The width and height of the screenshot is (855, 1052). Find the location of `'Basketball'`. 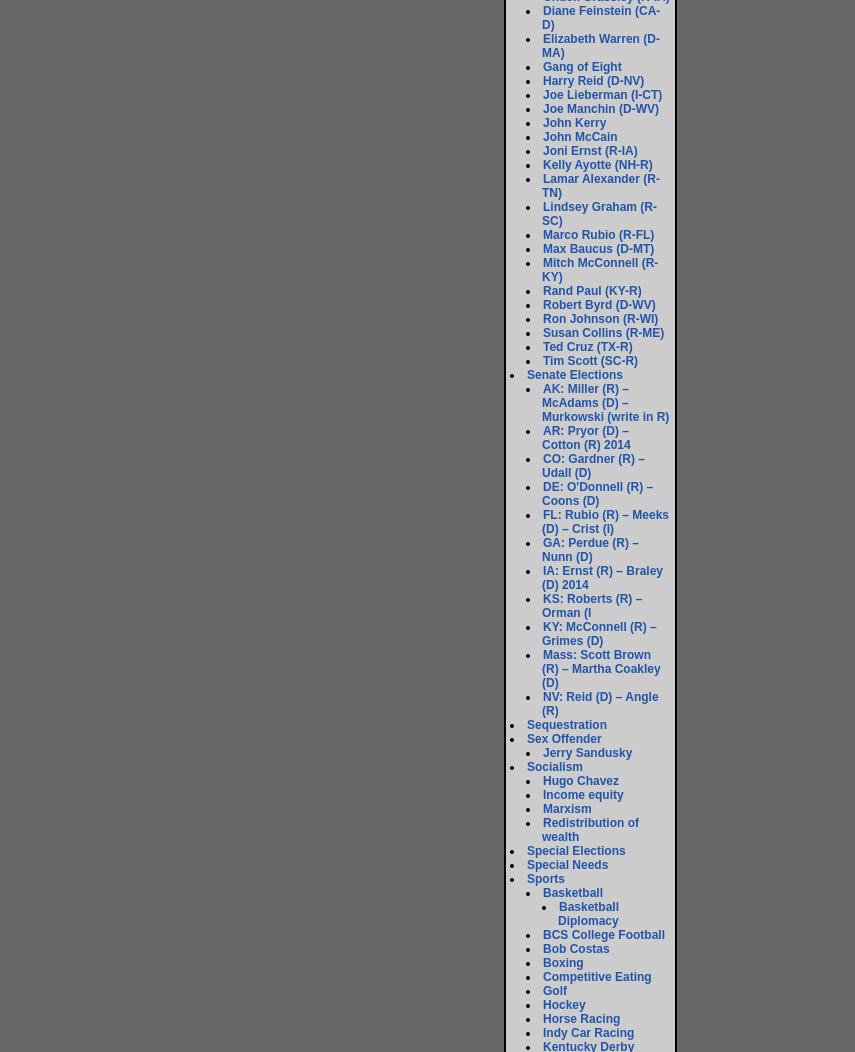

'Basketball' is located at coordinates (572, 893).